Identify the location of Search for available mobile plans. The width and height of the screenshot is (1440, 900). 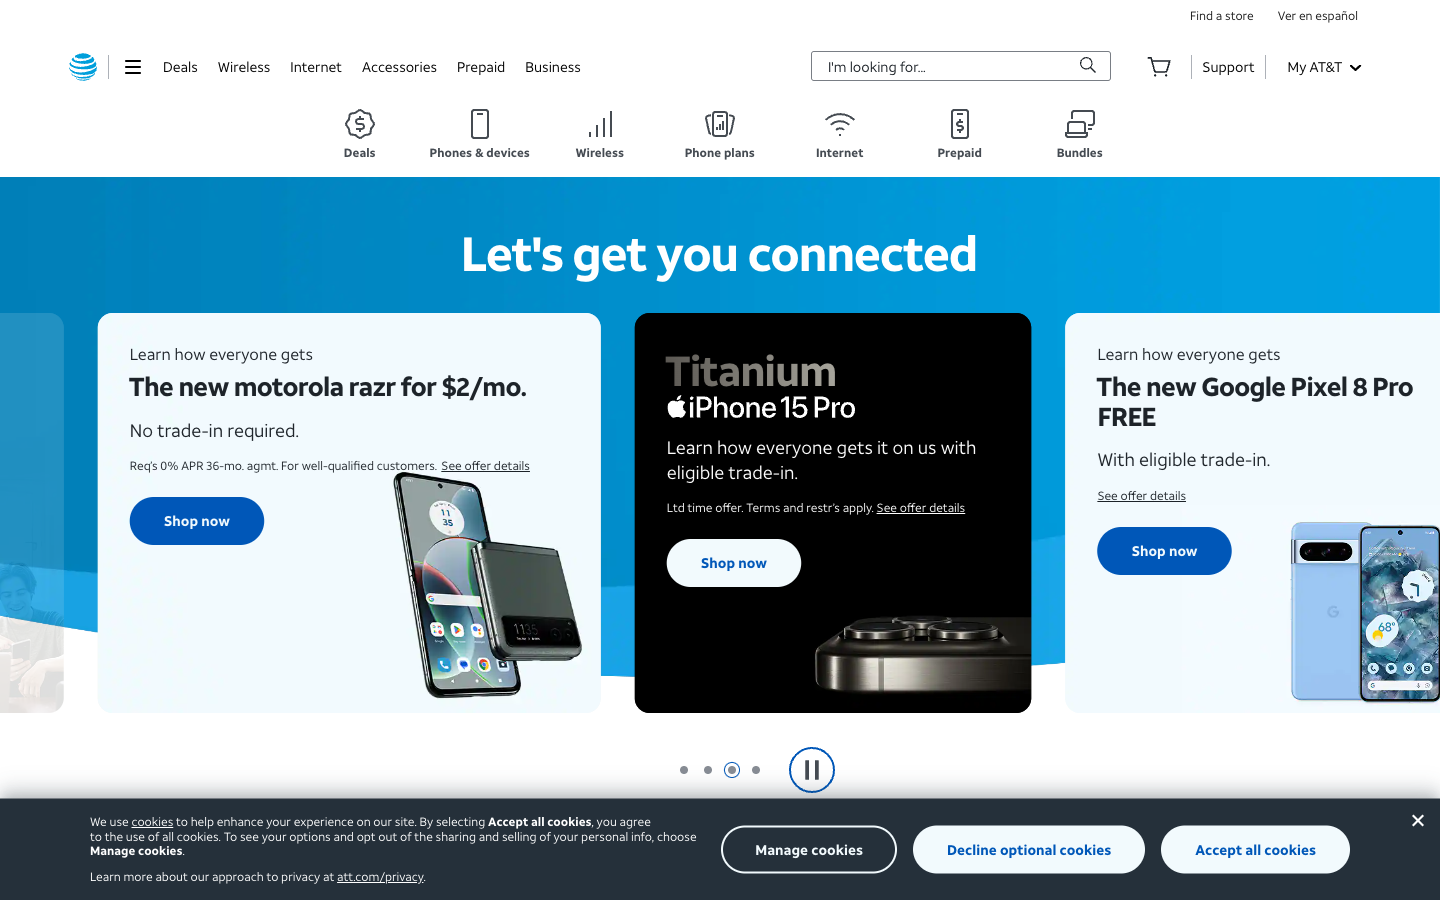
(720, 134).